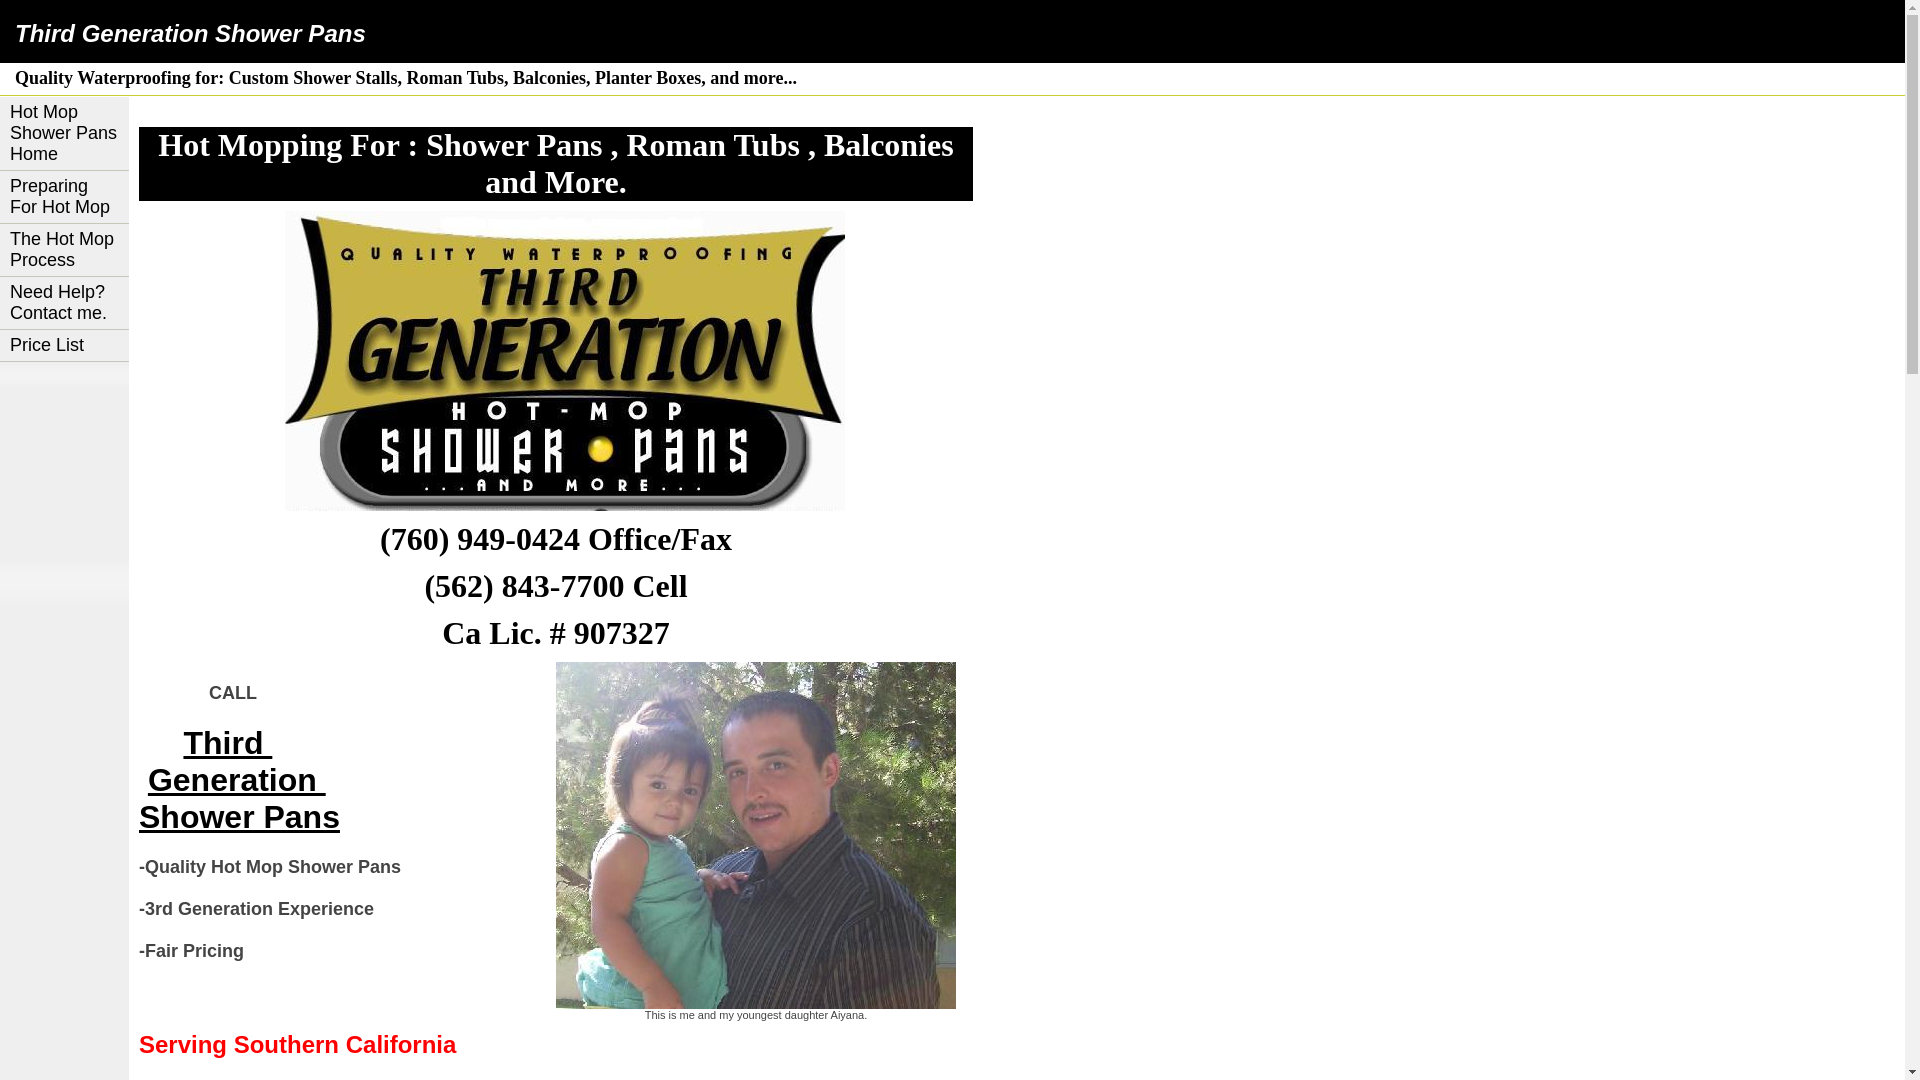  Describe the element at coordinates (64, 197) in the screenshot. I see `'Preparing For Hot Mop'` at that location.